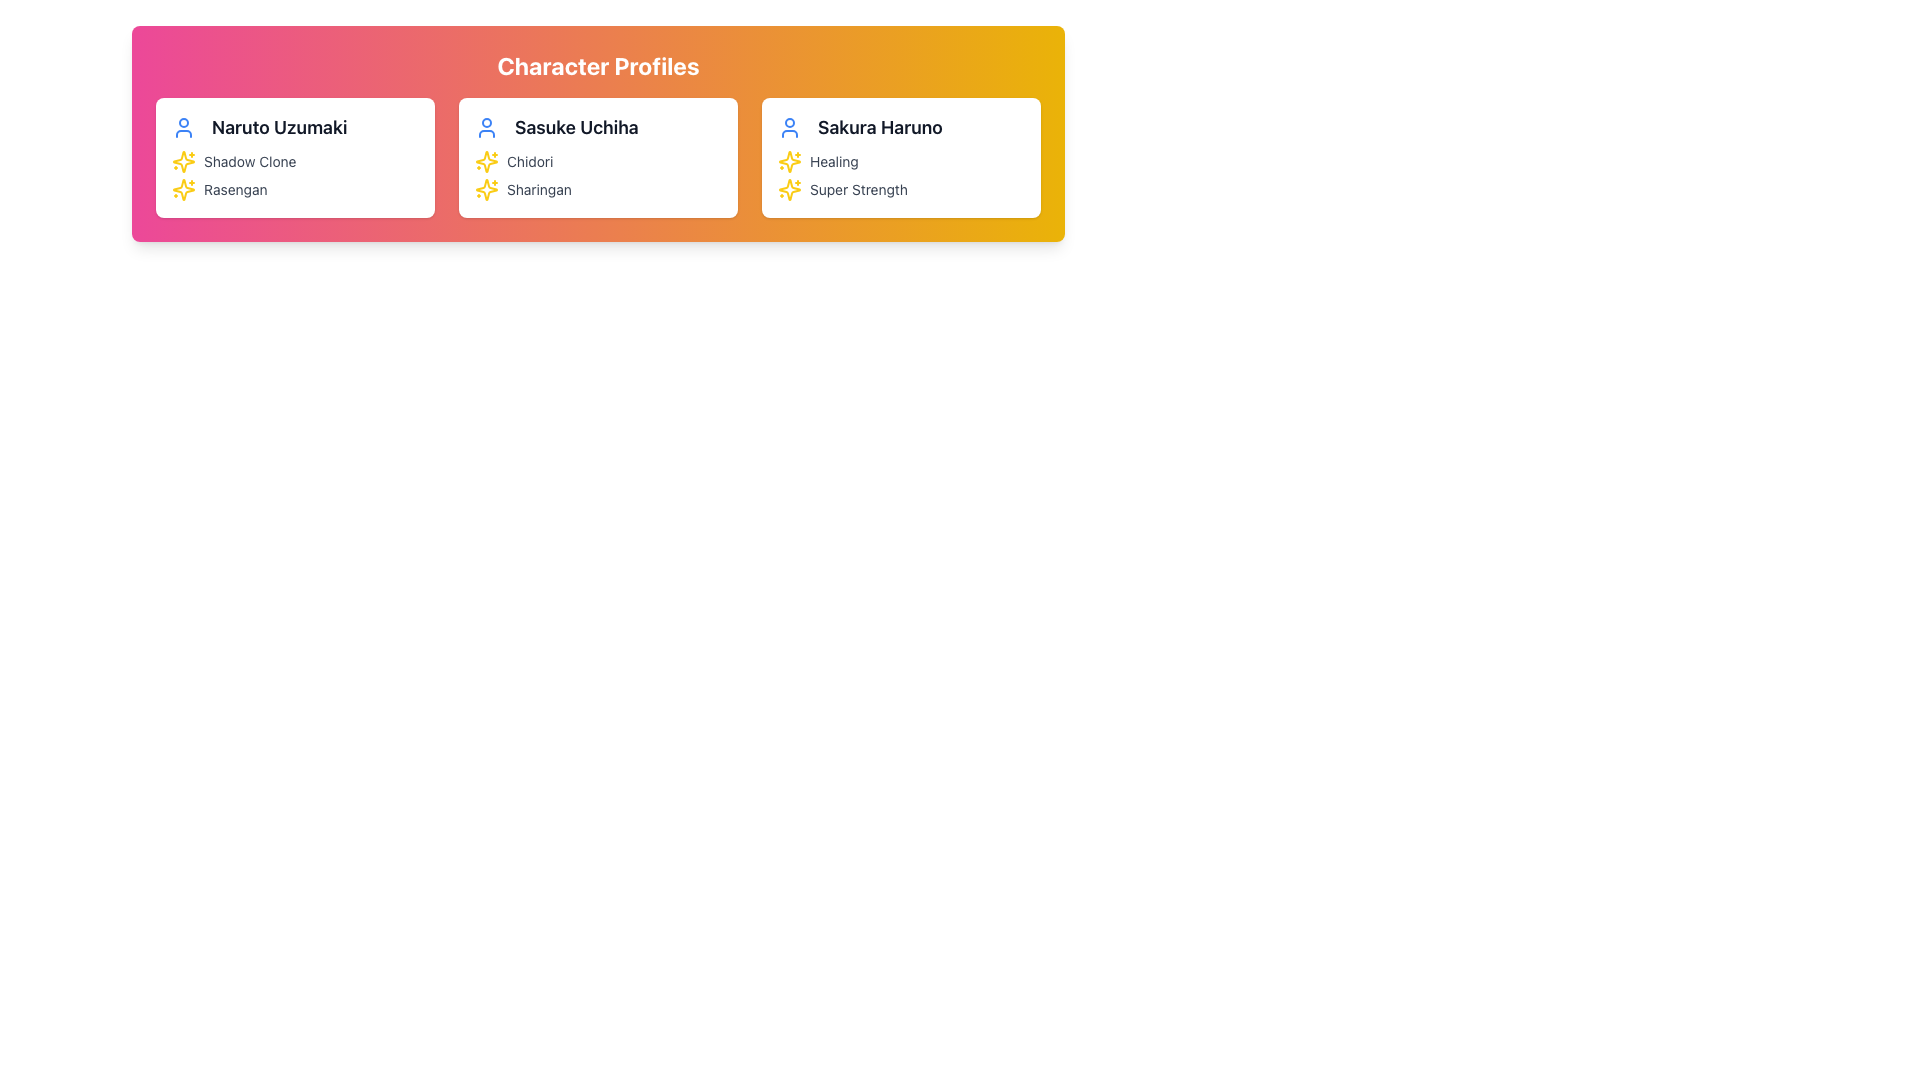  What do you see at coordinates (597, 134) in the screenshot?
I see `the interactive areas of the Information Display Card titled 'Character Profiles', which features a gradient background and three character sections, including 'Sasuke Uchiha' in the middle` at bounding box center [597, 134].